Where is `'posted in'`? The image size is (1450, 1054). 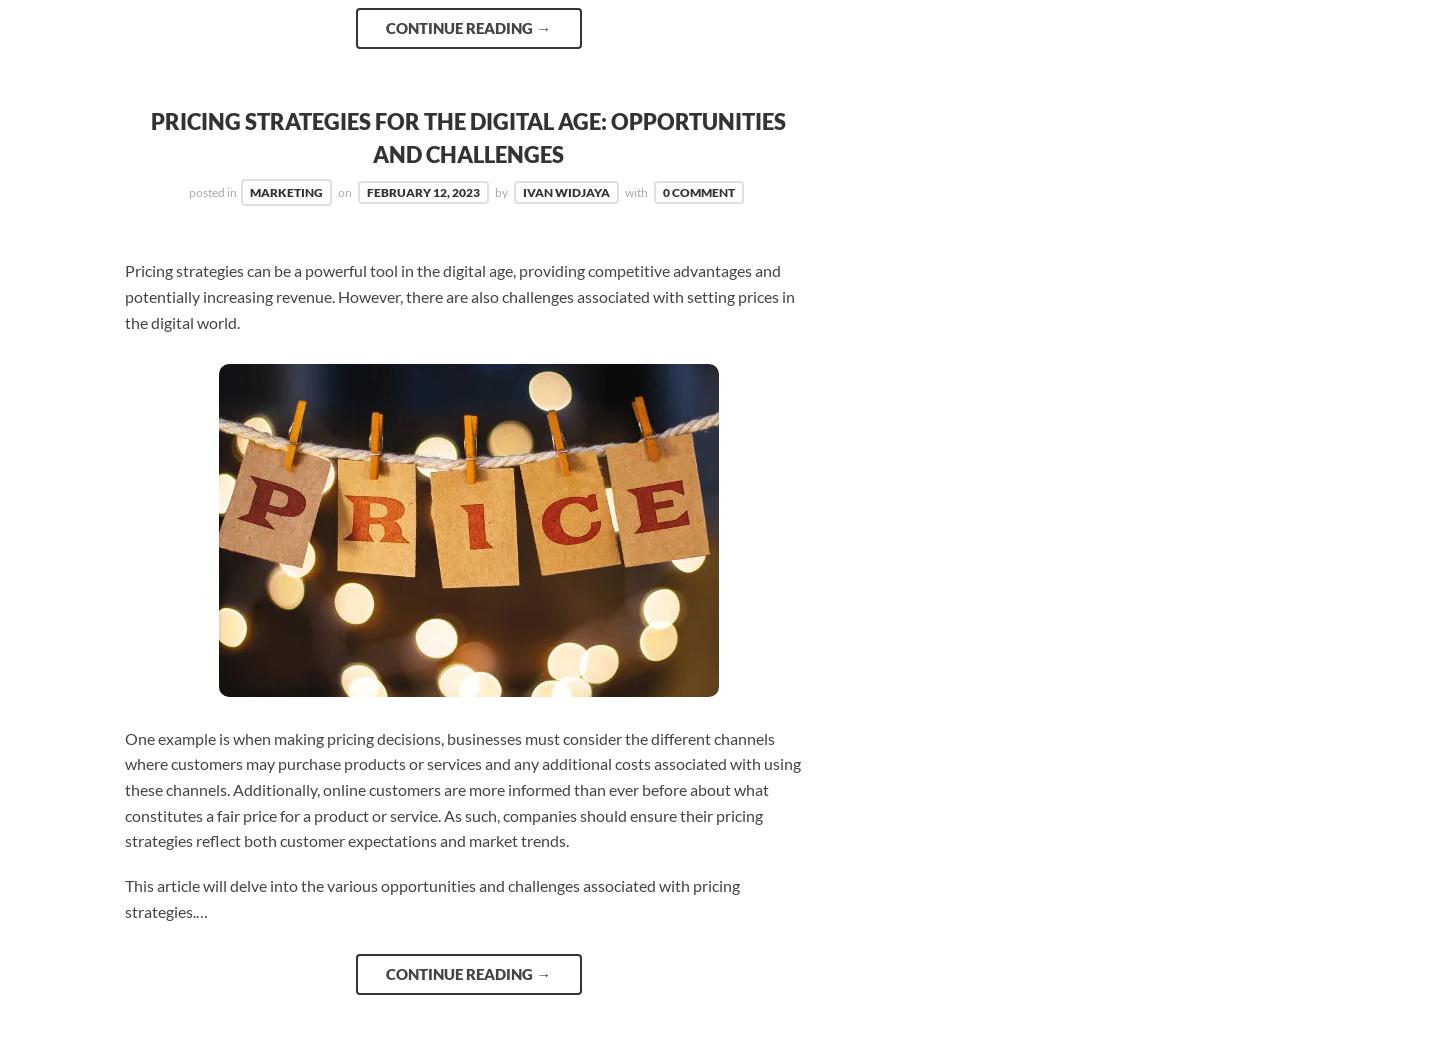 'posted in' is located at coordinates (212, 191).